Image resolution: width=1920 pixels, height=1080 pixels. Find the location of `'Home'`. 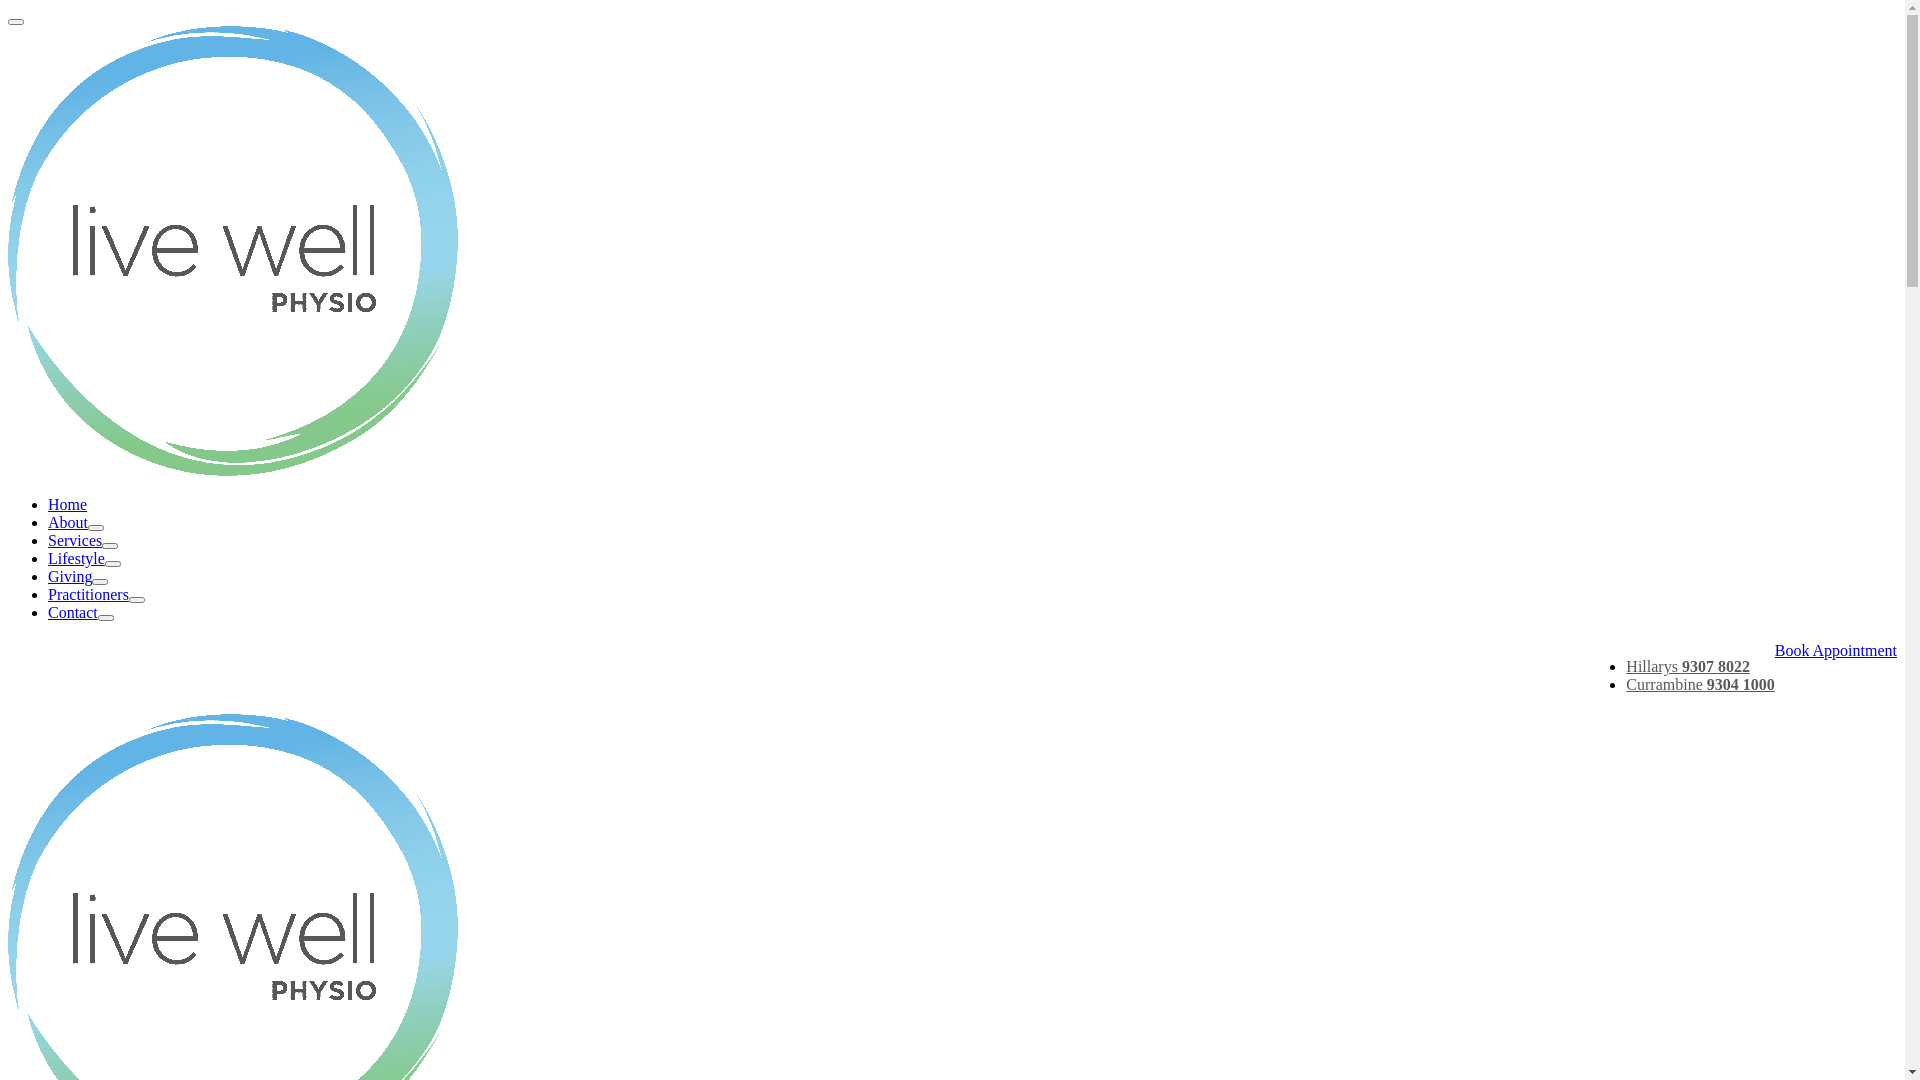

'Home' is located at coordinates (67, 503).